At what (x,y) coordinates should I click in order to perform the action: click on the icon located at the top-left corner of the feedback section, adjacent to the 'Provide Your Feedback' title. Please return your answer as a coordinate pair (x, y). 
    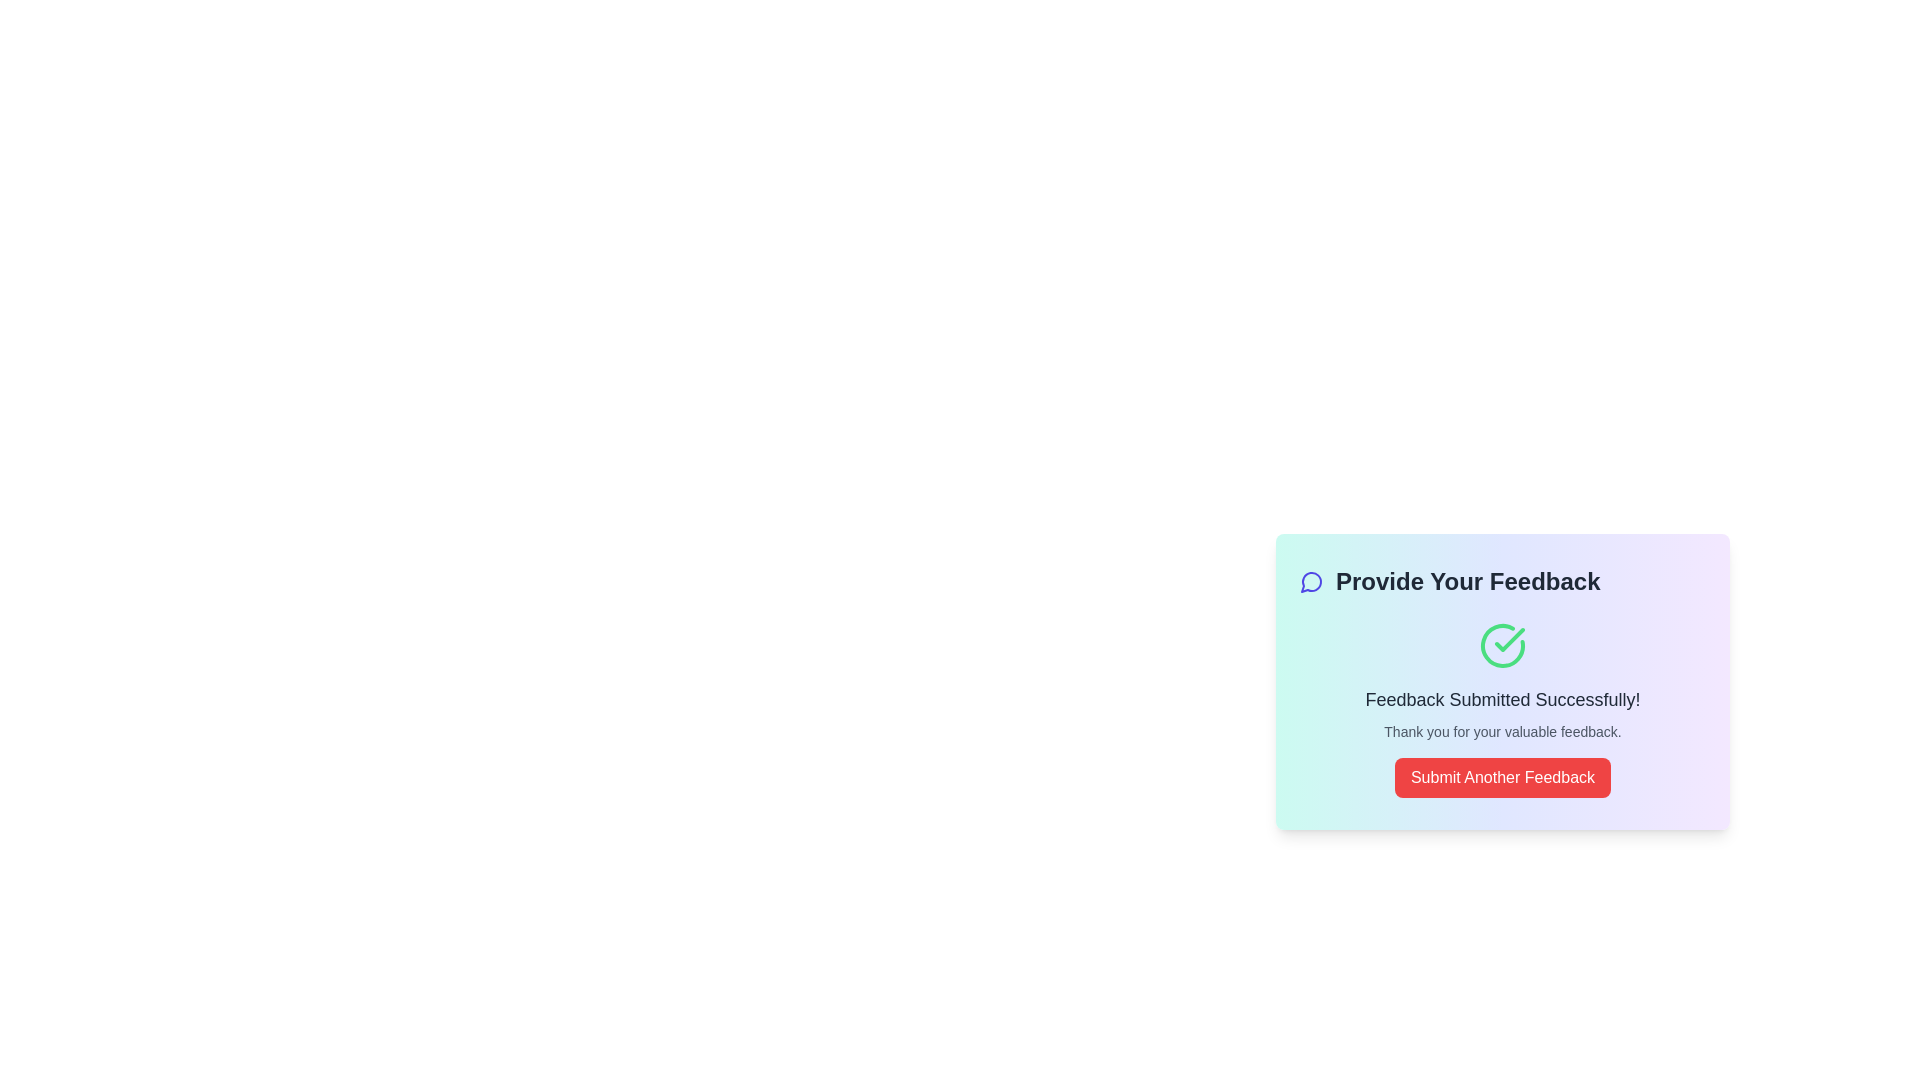
    Looking at the image, I should click on (1311, 582).